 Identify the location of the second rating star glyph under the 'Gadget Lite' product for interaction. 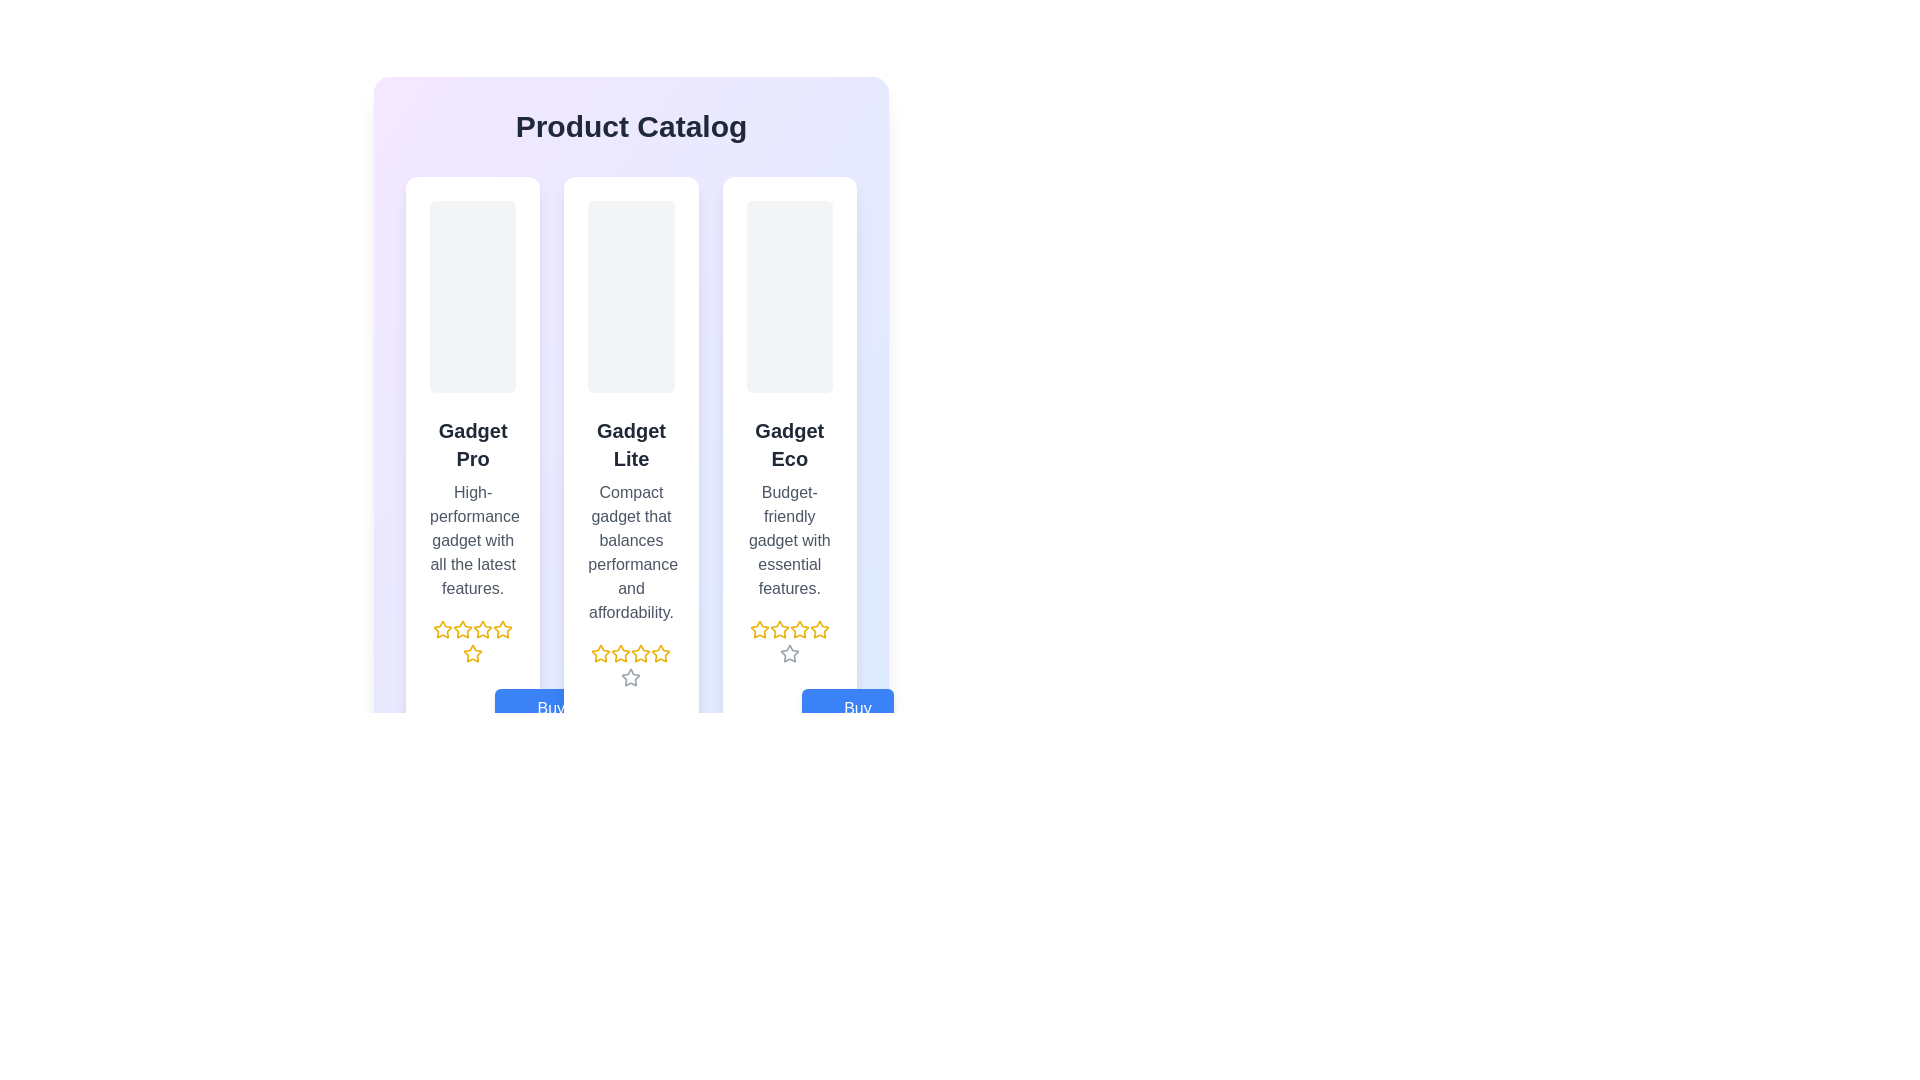
(600, 653).